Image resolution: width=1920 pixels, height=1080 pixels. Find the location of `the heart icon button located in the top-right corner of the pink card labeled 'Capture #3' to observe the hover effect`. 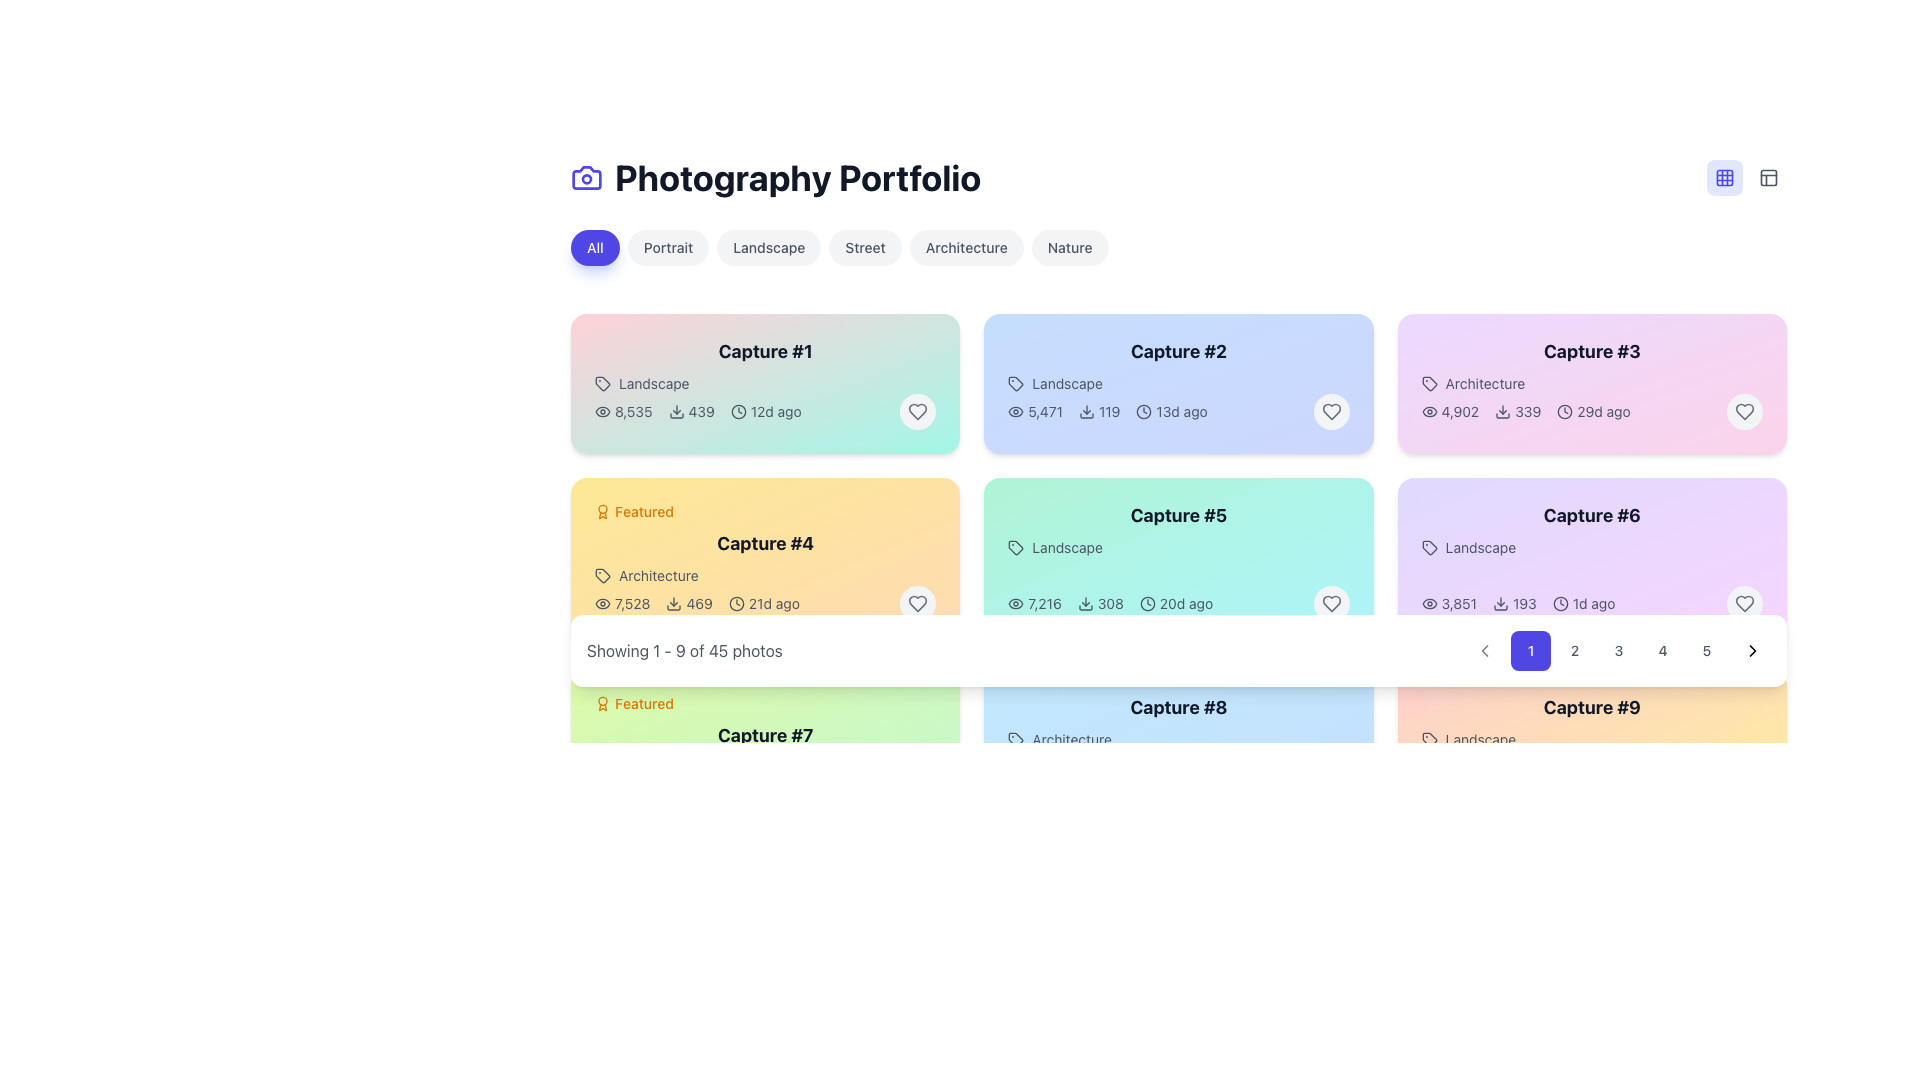

the heart icon button located in the top-right corner of the pink card labeled 'Capture #3' to observe the hover effect is located at coordinates (1744, 411).